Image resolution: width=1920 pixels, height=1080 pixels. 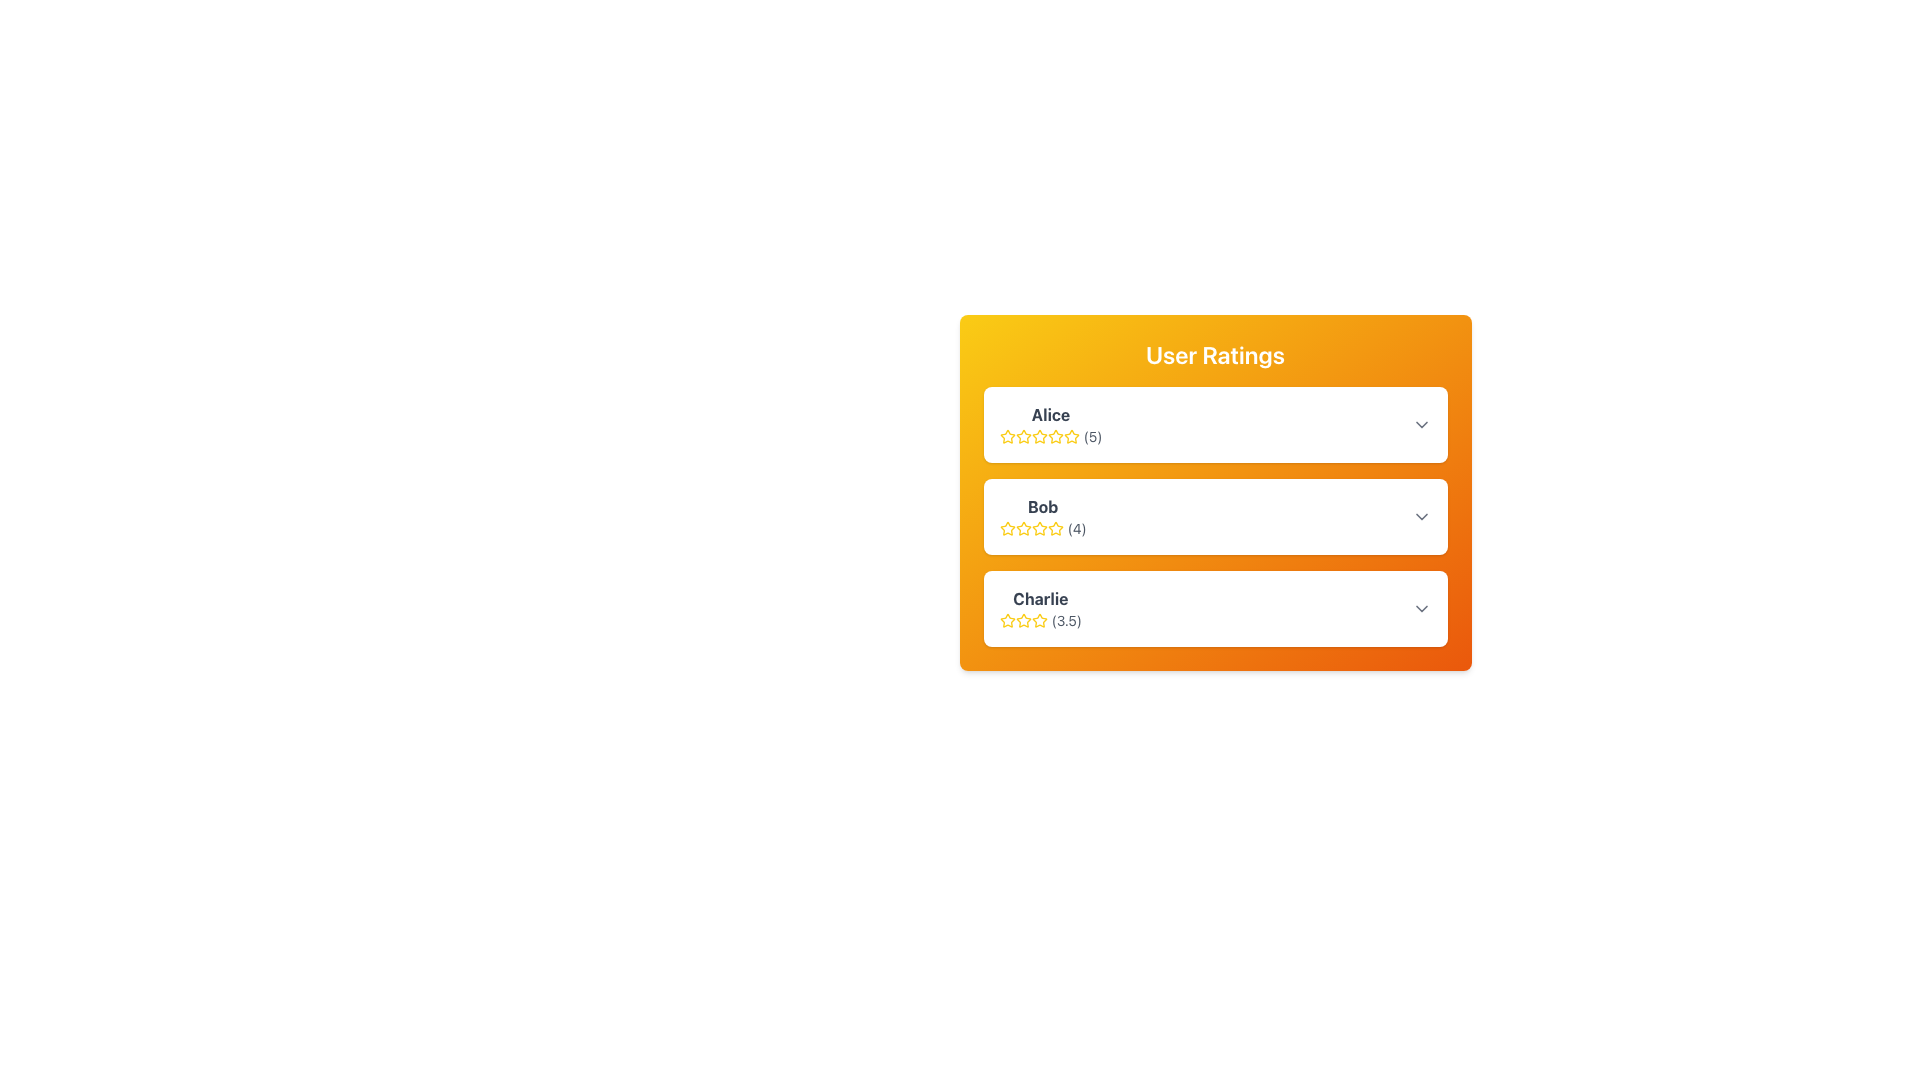 What do you see at coordinates (1040, 597) in the screenshot?
I see `the text label representing the user's name, which is the third entry in the list, to interact with adjacent elements based on the name` at bounding box center [1040, 597].